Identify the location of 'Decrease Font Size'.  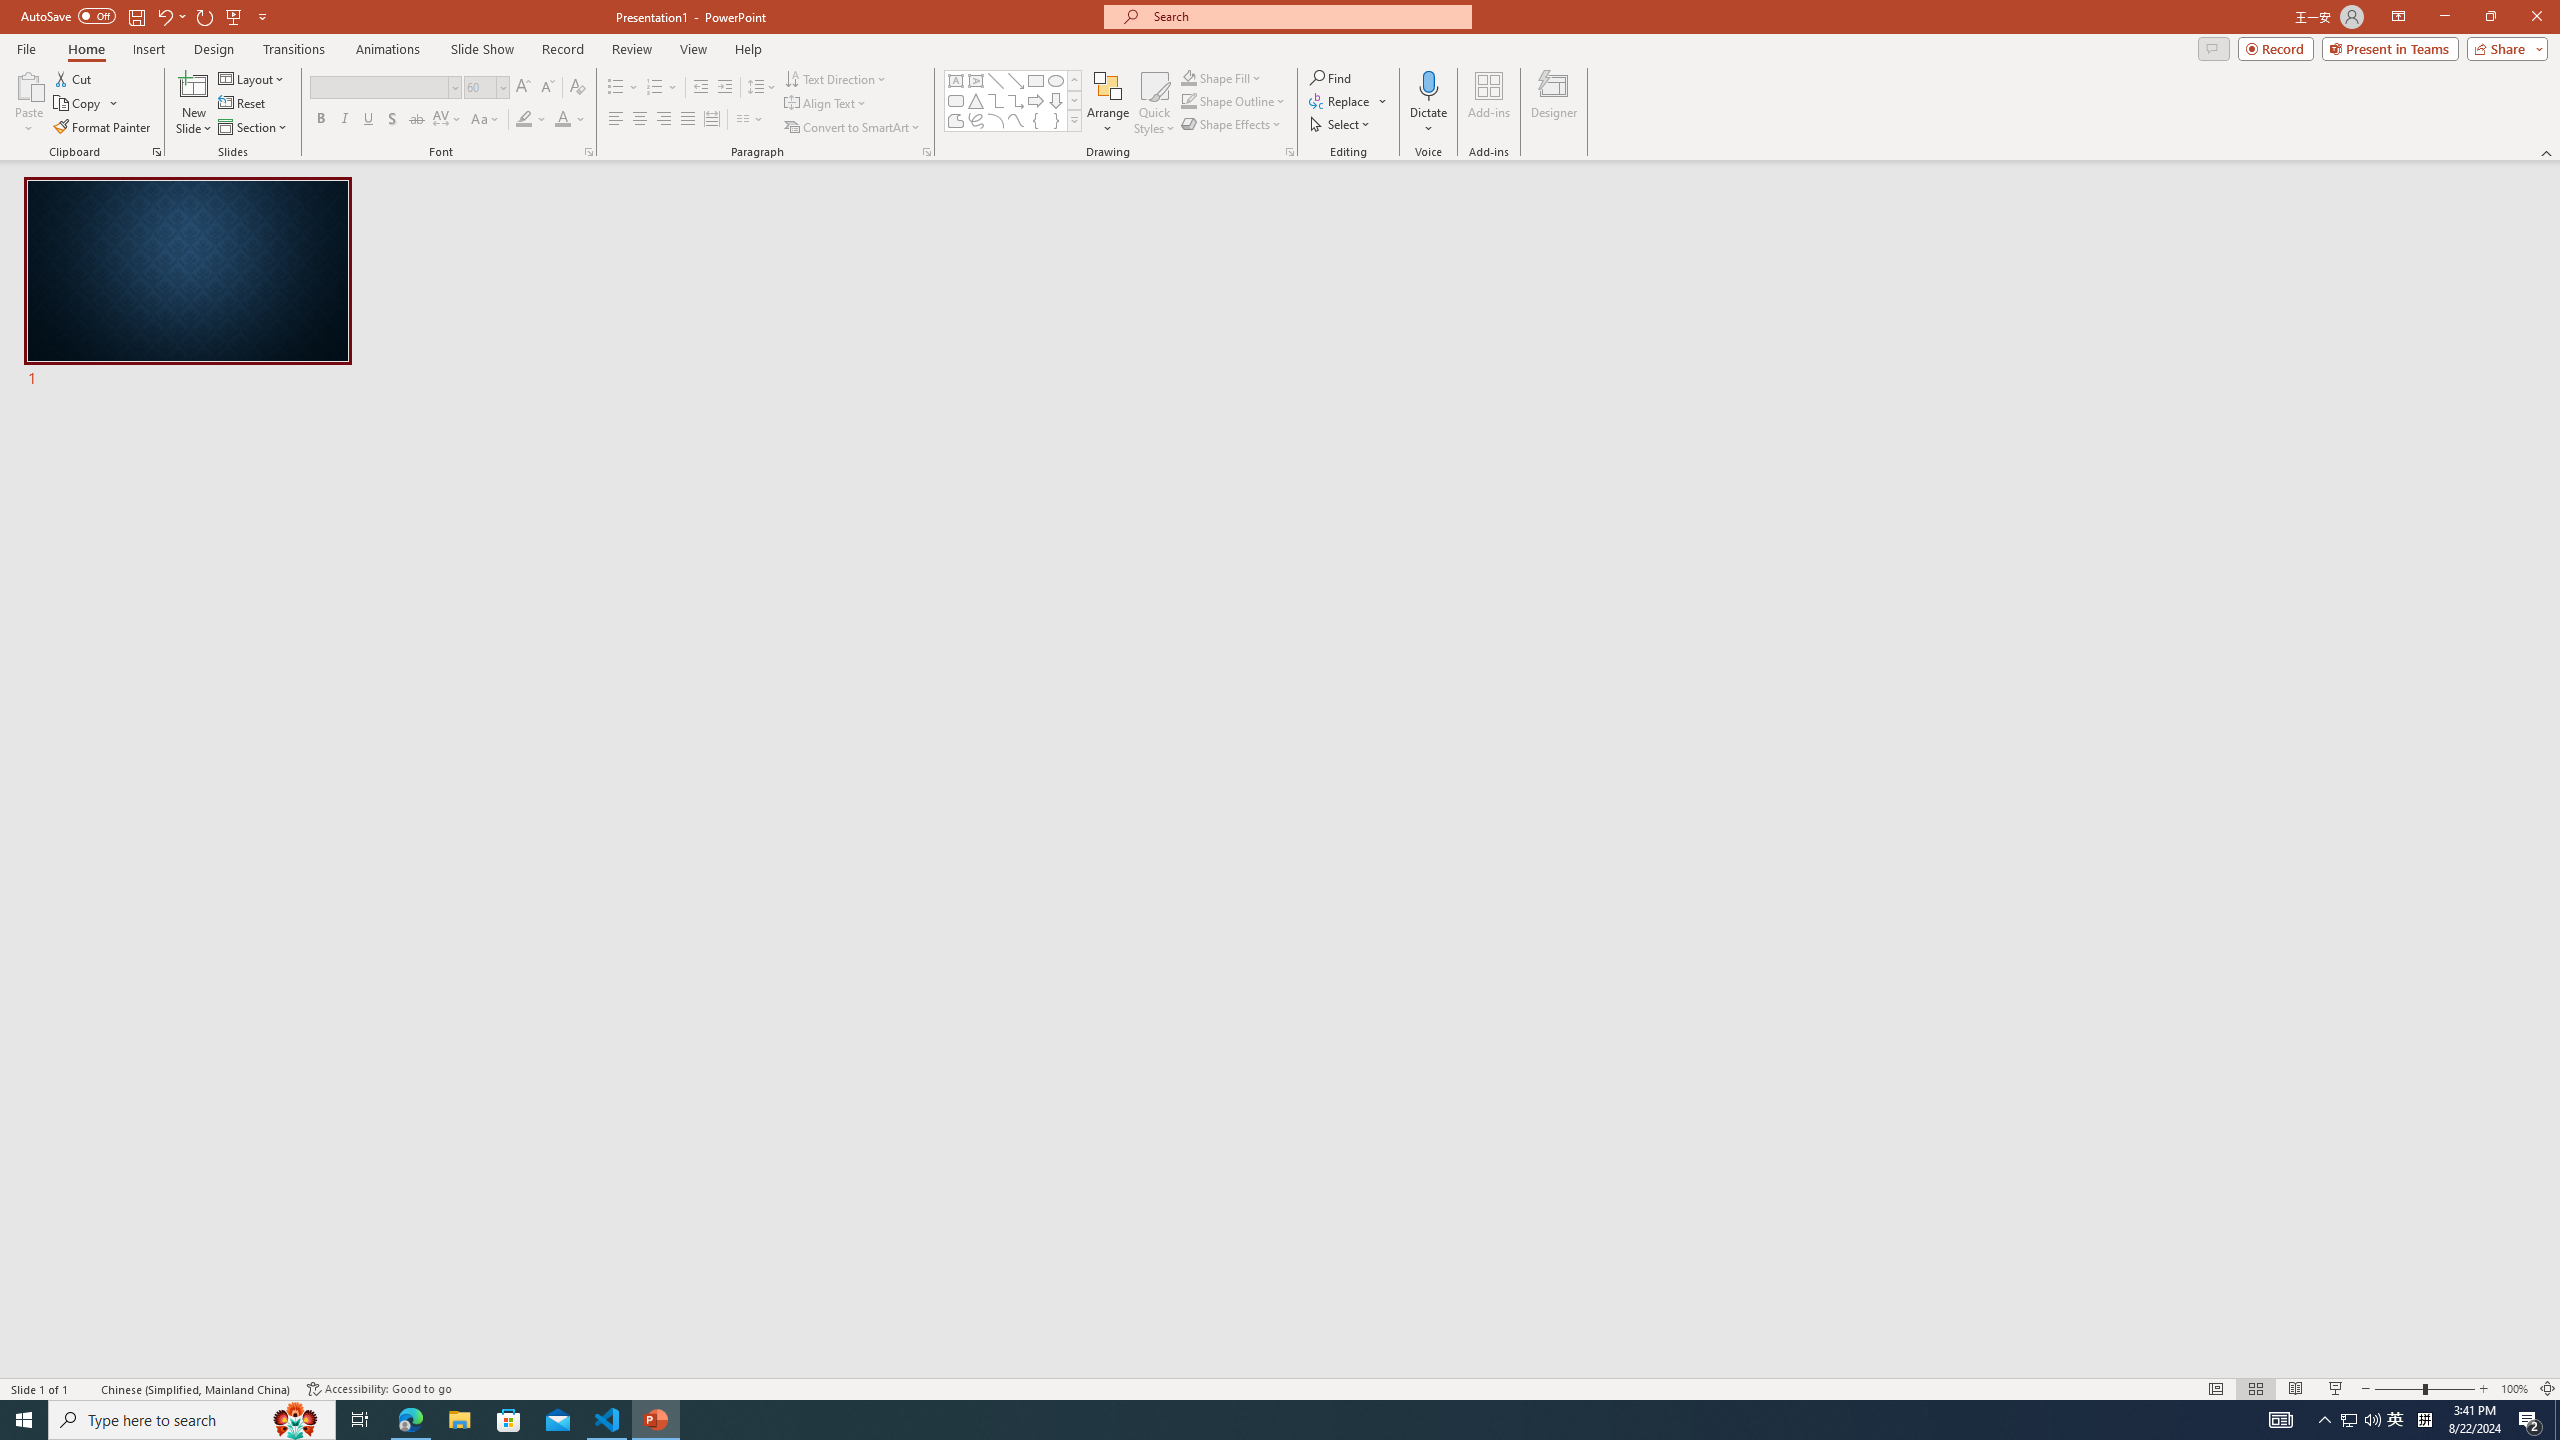
(546, 87).